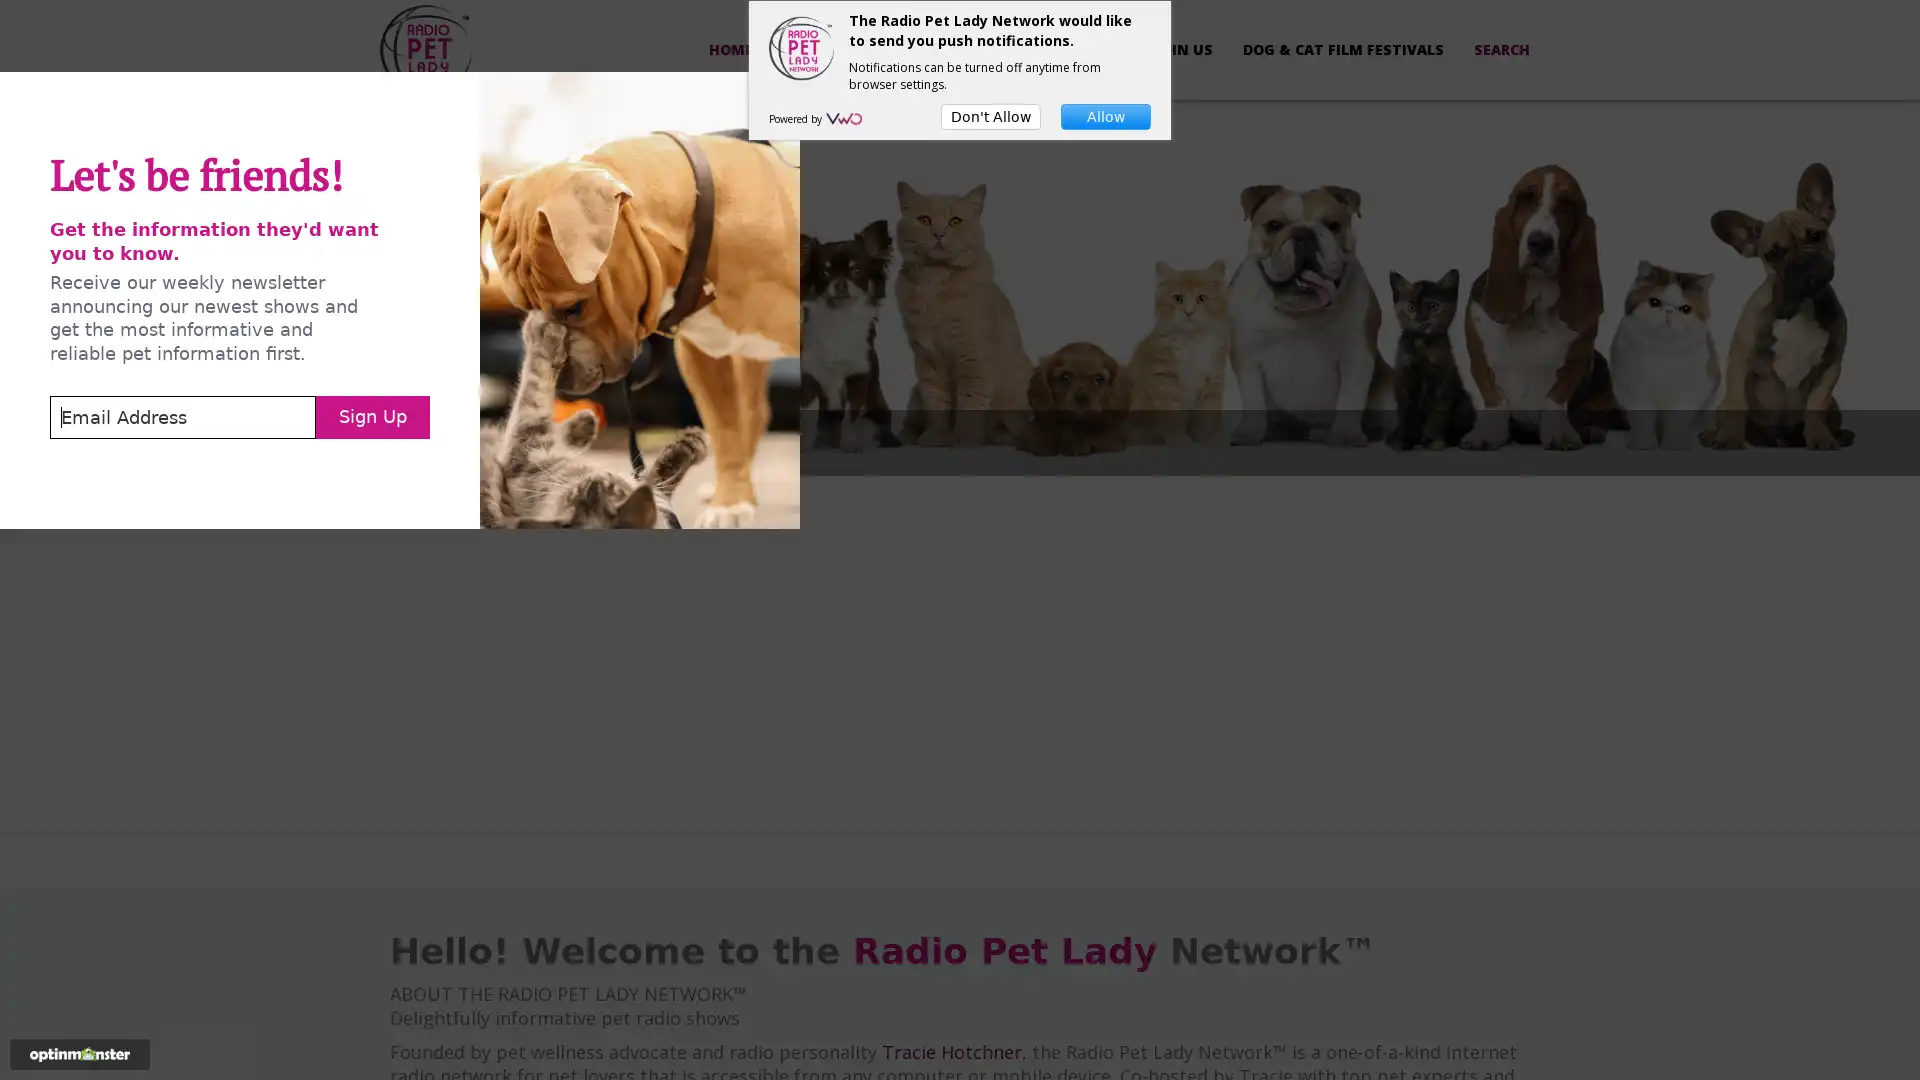 The height and width of the screenshot is (1080, 1920). I want to click on Close, so click(1335, 334).